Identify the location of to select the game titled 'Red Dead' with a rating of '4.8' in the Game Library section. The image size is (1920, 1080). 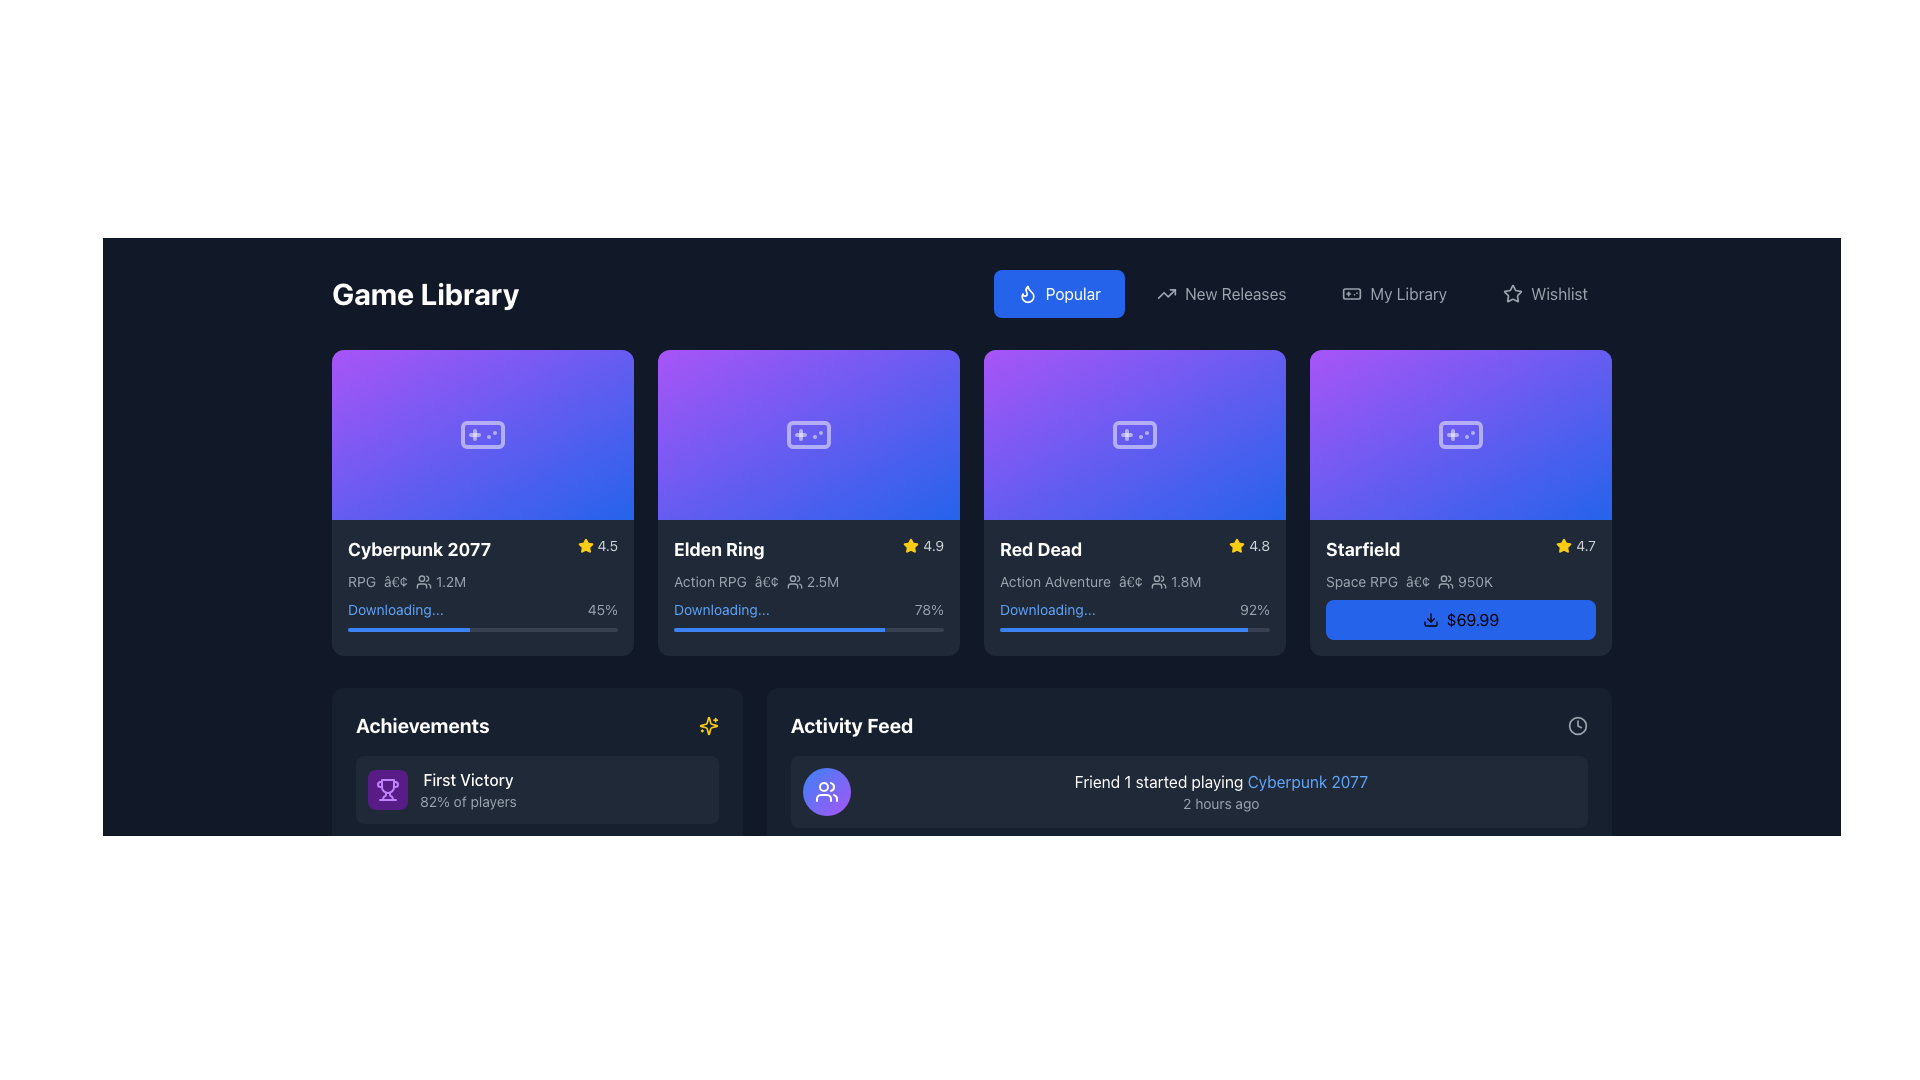
(1134, 548).